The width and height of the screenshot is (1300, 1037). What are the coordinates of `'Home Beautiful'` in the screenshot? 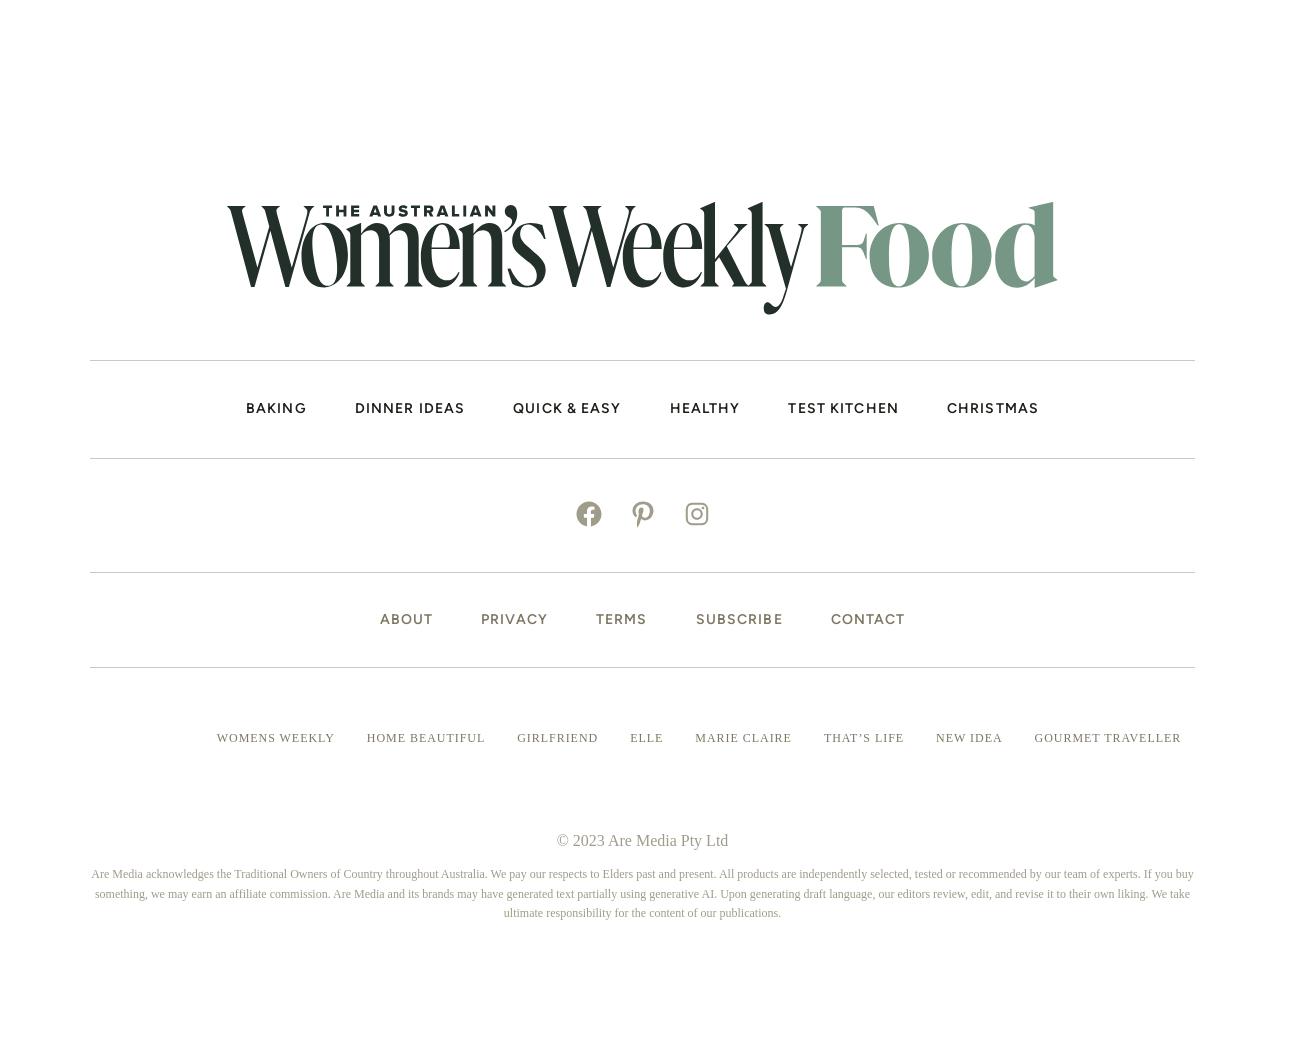 It's located at (364, 736).